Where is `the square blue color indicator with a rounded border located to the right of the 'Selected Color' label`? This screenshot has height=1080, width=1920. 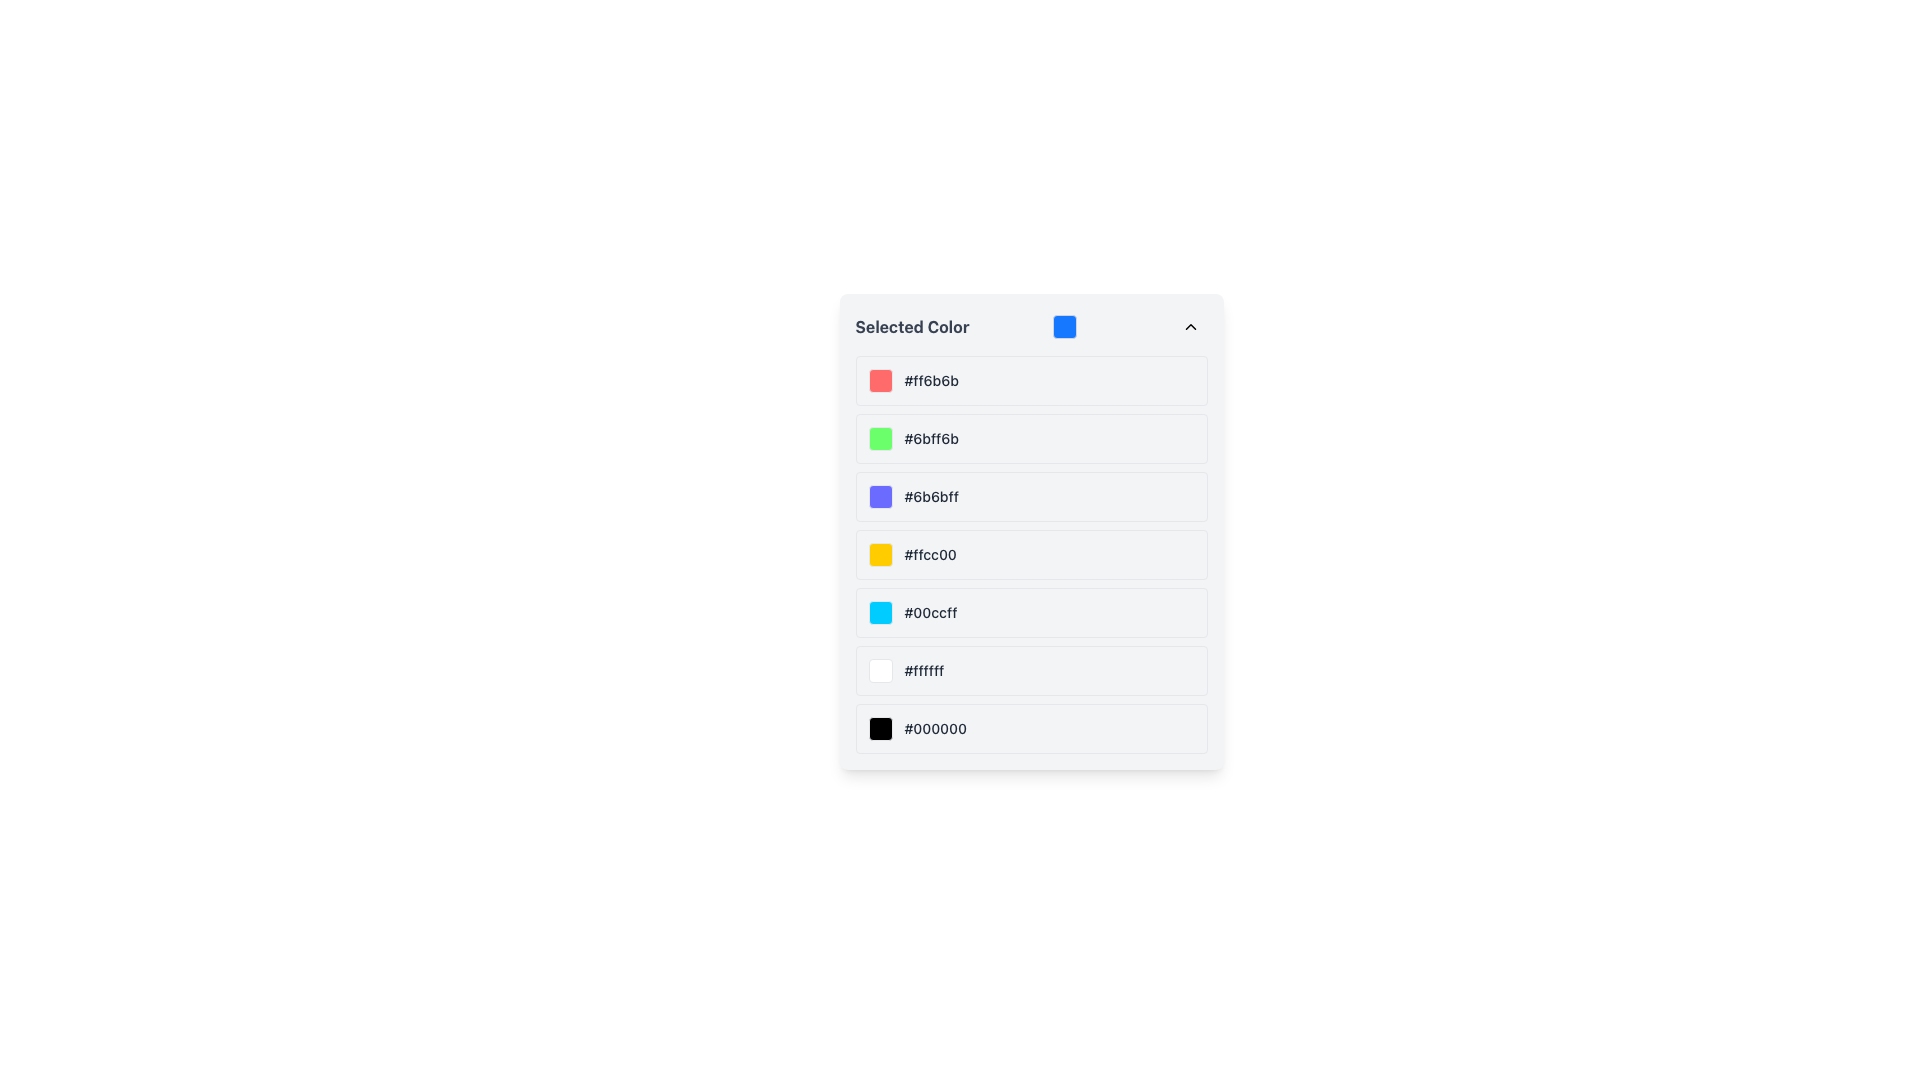 the square blue color indicator with a rounded border located to the right of the 'Selected Color' label is located at coordinates (1064, 326).